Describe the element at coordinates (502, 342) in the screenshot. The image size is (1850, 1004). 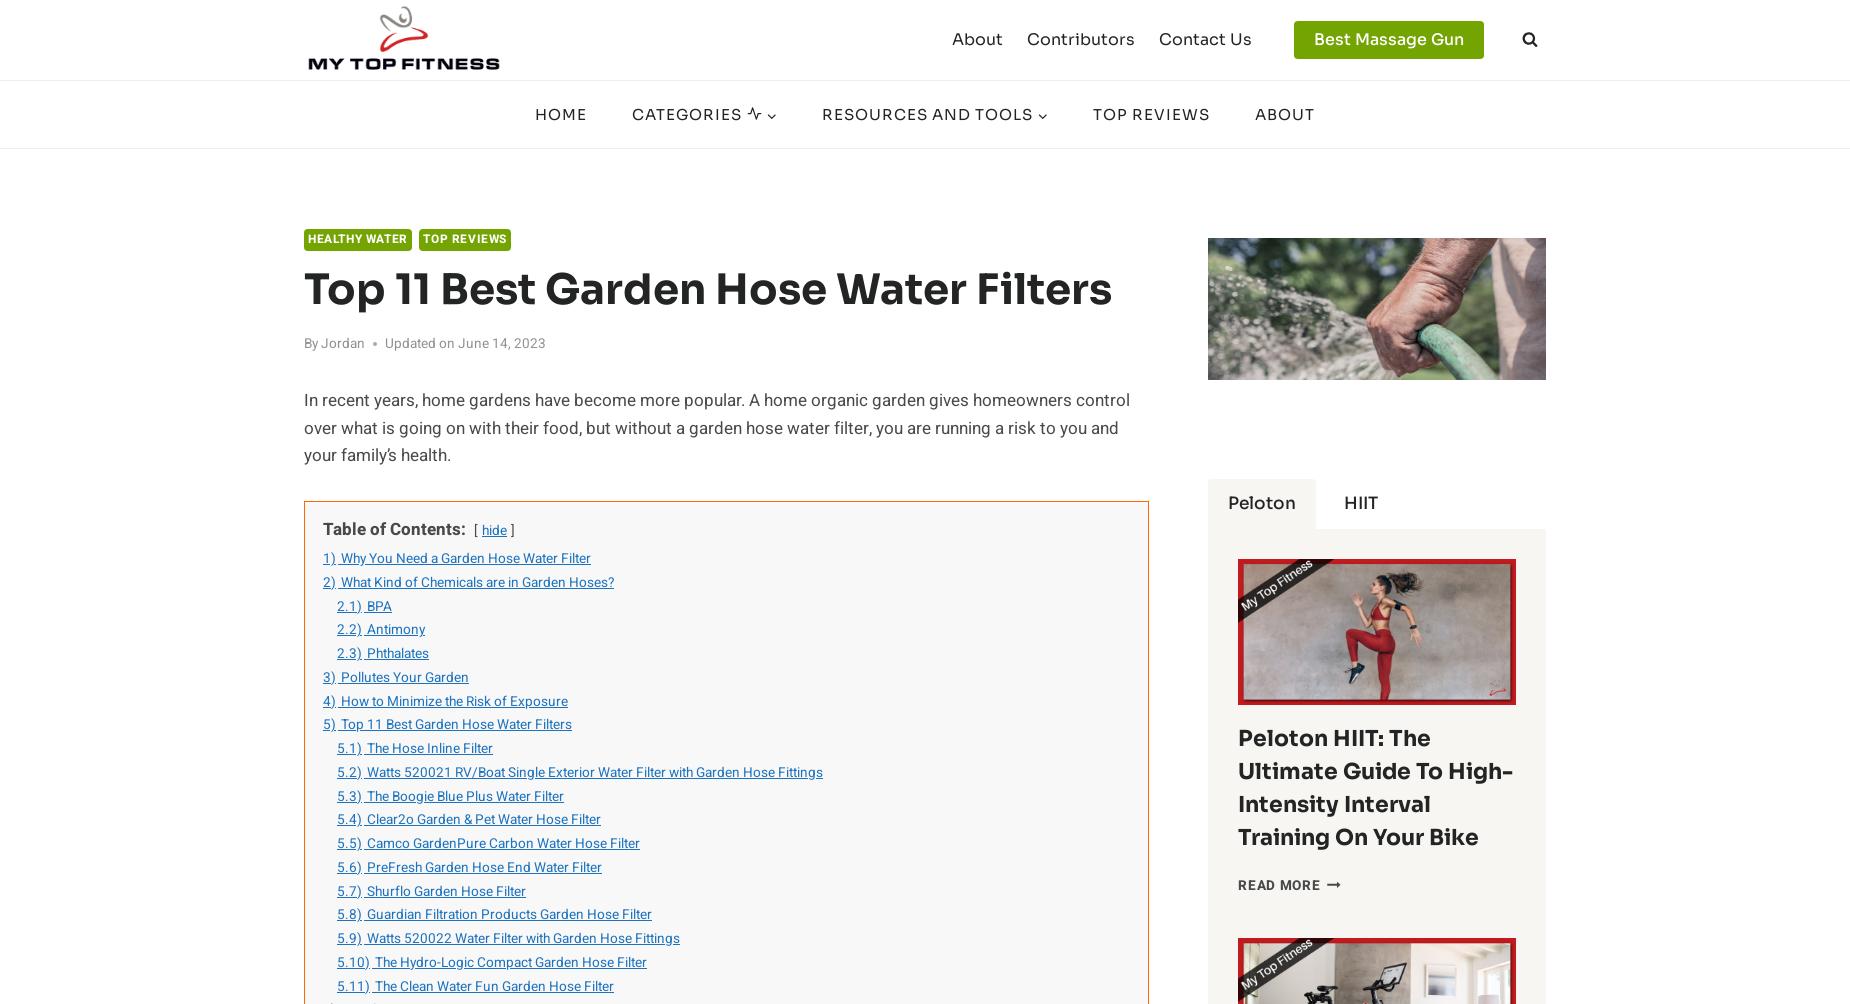
I see `'June 14, 2023'` at that location.